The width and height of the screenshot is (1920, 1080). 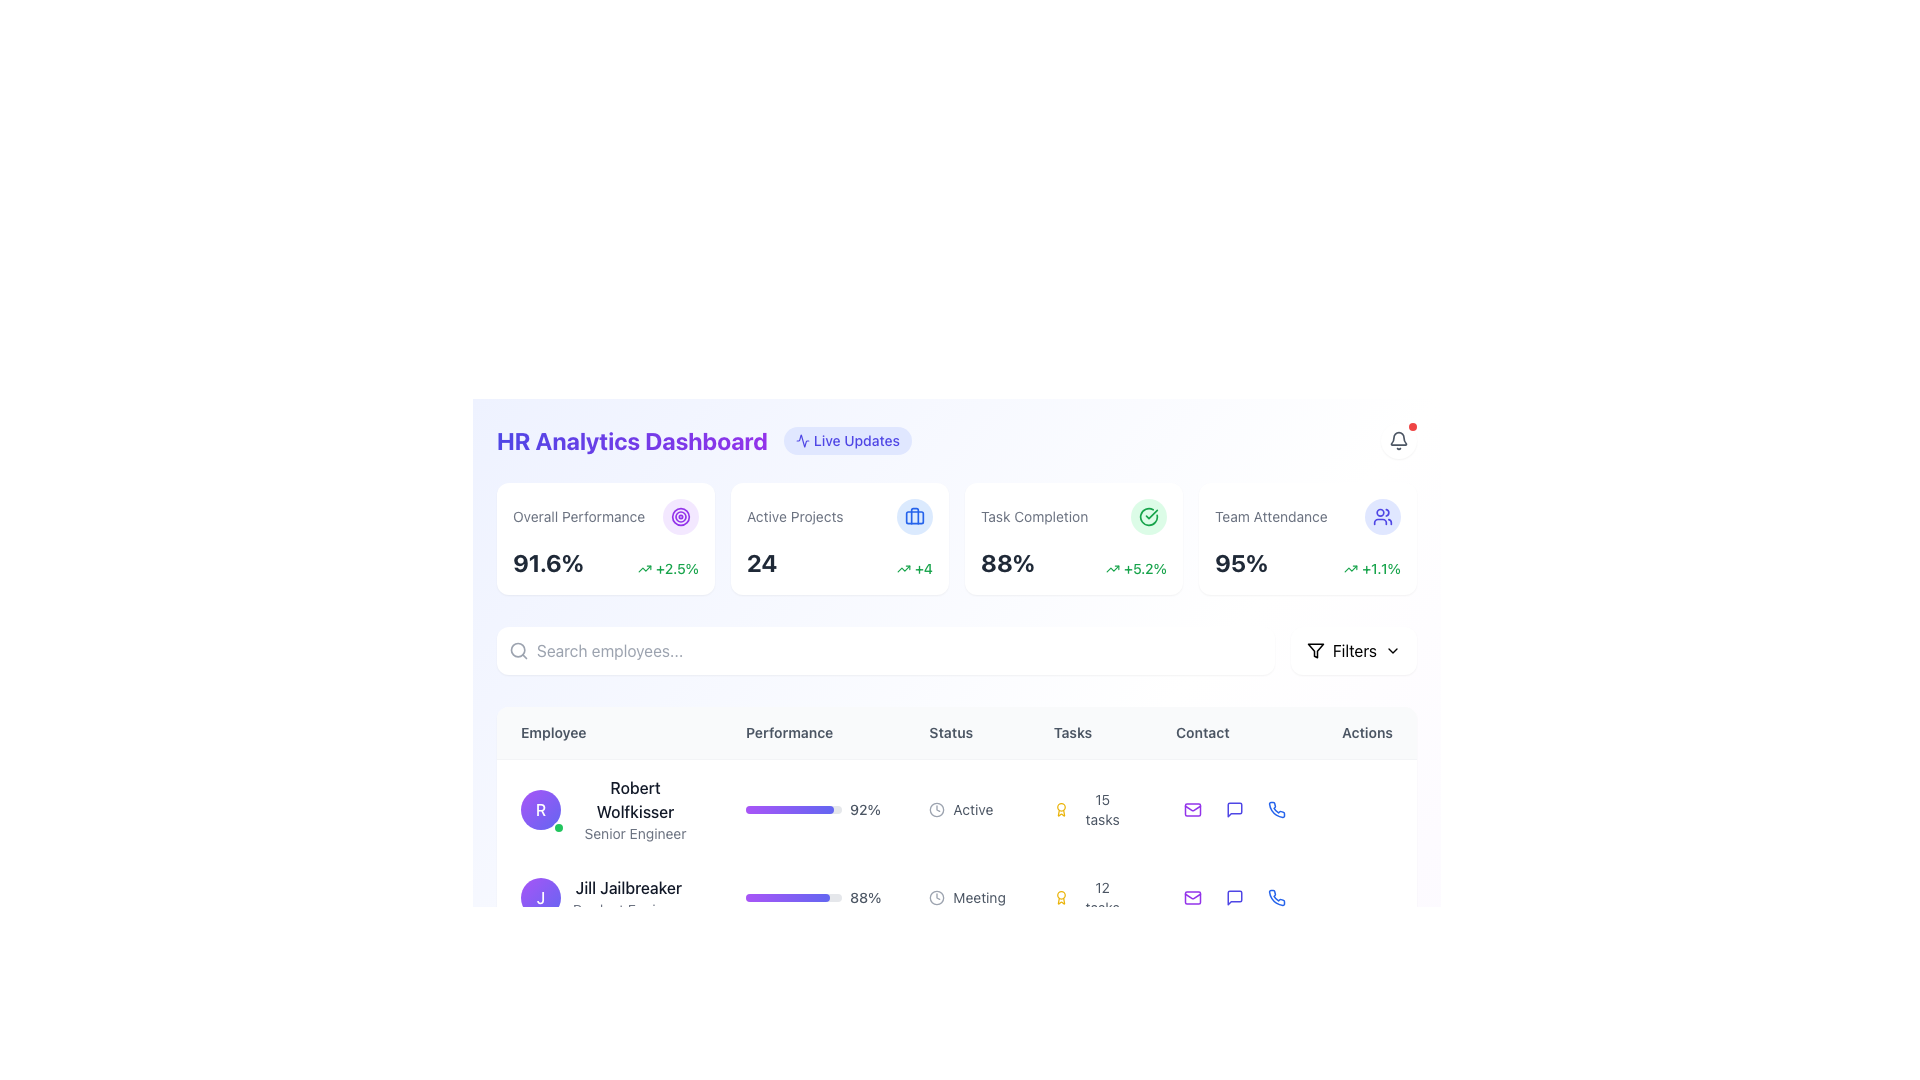 I want to click on the employee performance table located in the lower-right section of the page, below the 'Filters' section, so click(x=955, y=858).